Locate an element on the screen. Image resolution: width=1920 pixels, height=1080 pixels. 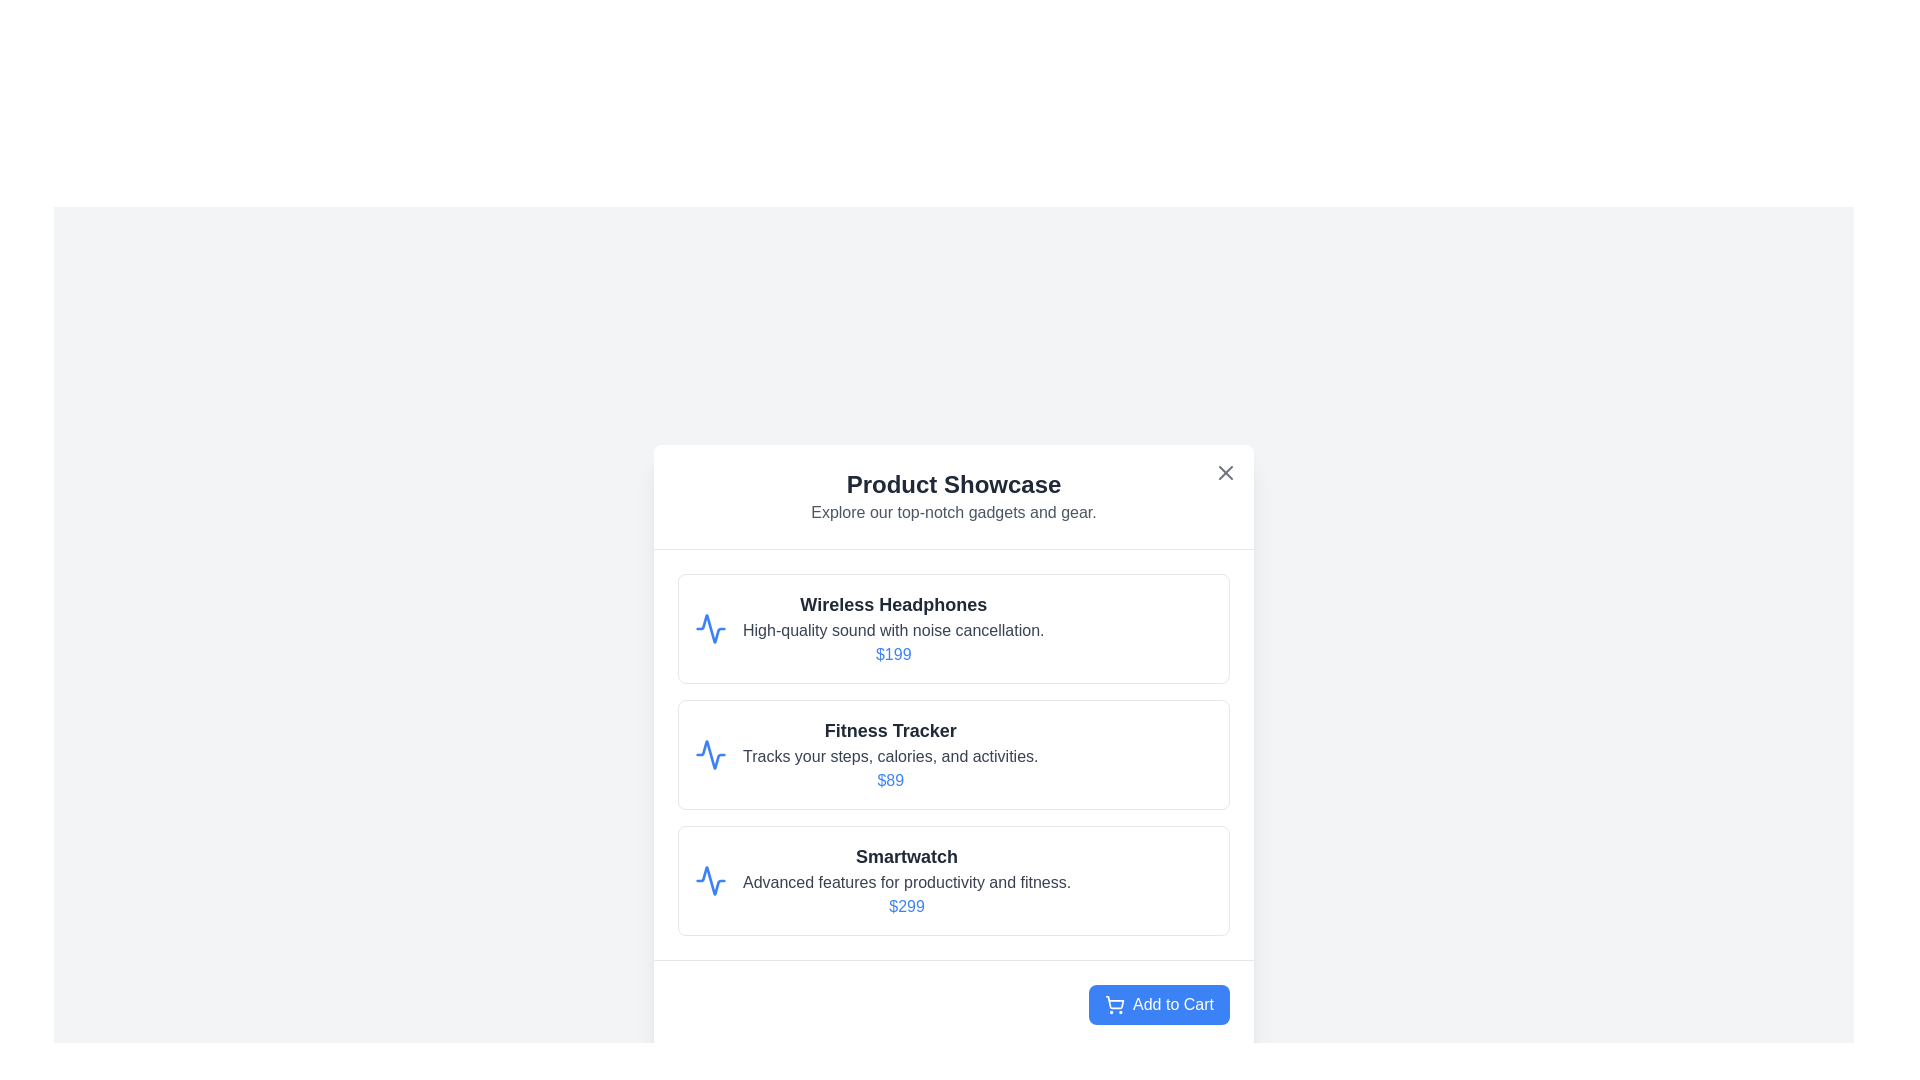
text label stating 'Advanced features for productivity and fitness.' located below the title 'Smartwatch' and above the price '$299' is located at coordinates (906, 882).